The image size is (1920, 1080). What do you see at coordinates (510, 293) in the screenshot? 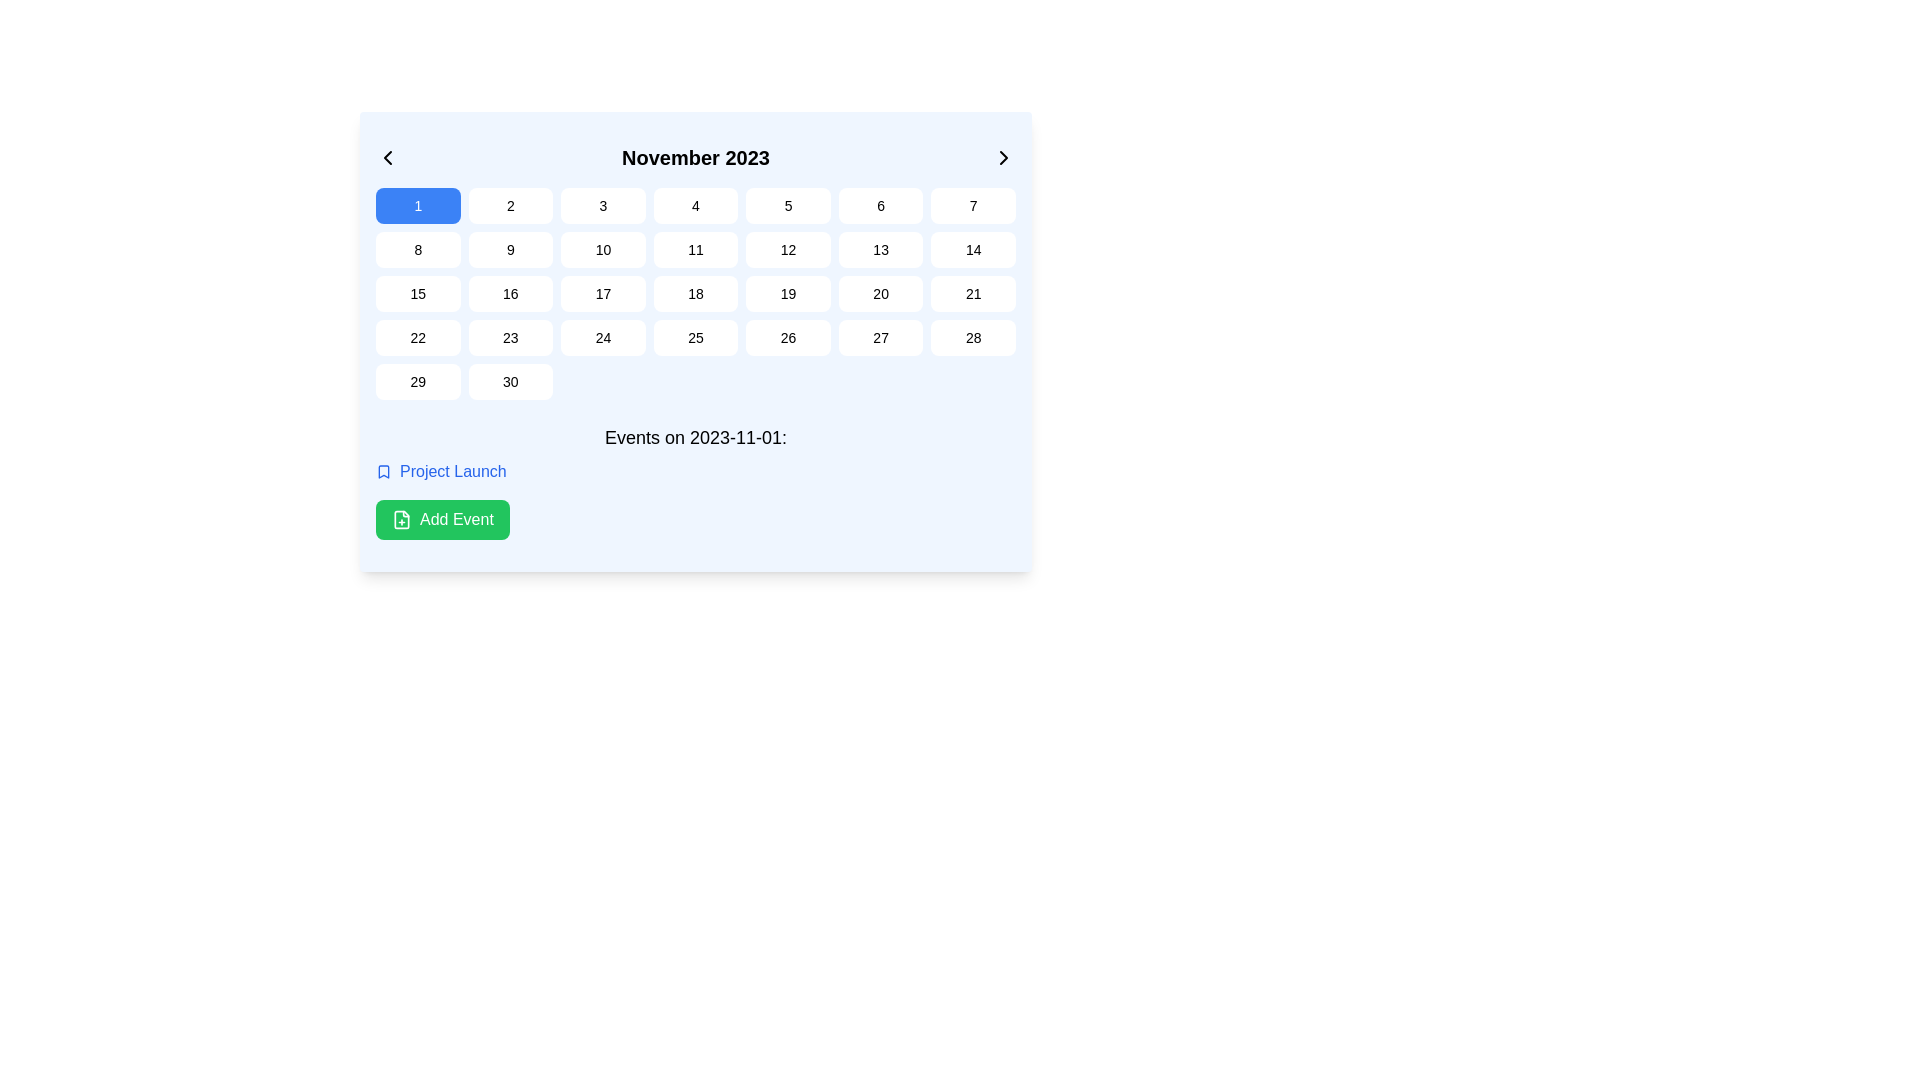
I see `the button displaying the number '16' in the November 2023 calendar` at bounding box center [510, 293].